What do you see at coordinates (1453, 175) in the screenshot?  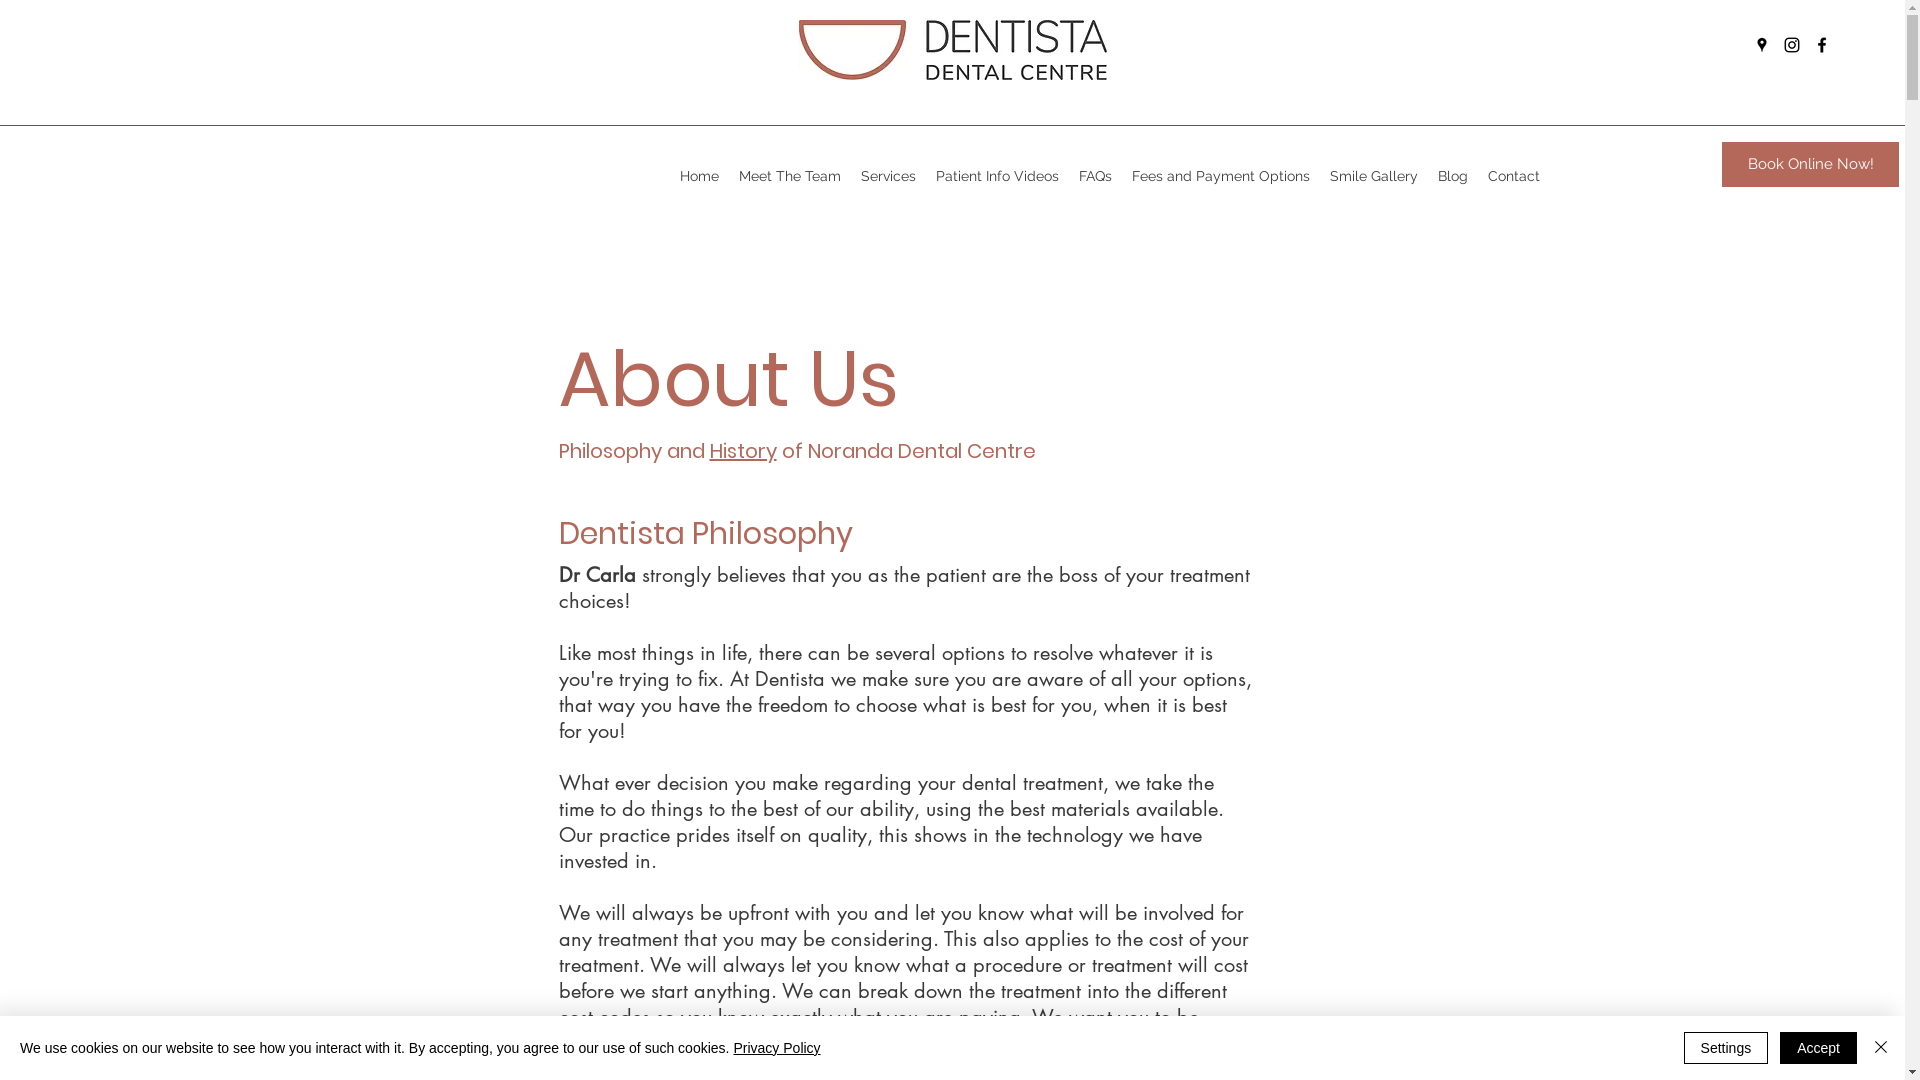 I see `'Blog'` at bounding box center [1453, 175].